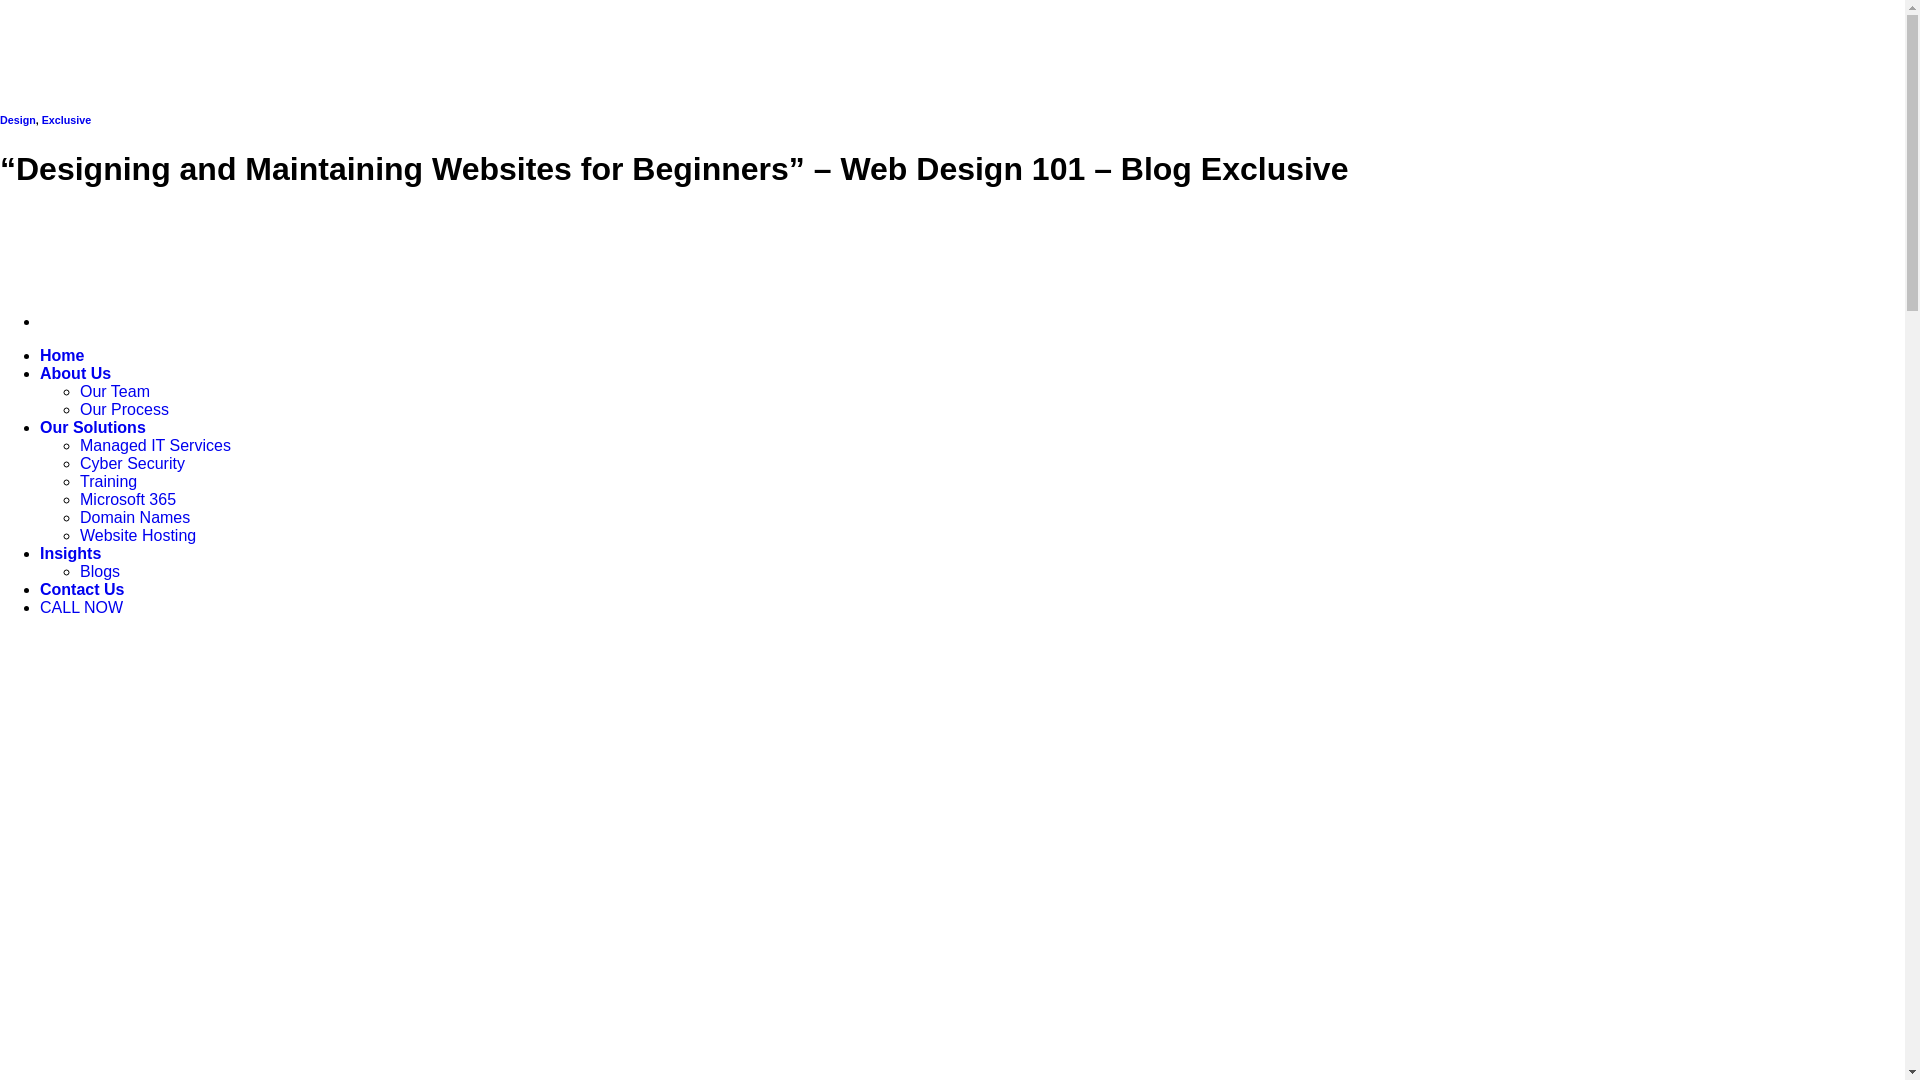  Describe the element at coordinates (18, 119) in the screenshot. I see `'Design'` at that location.